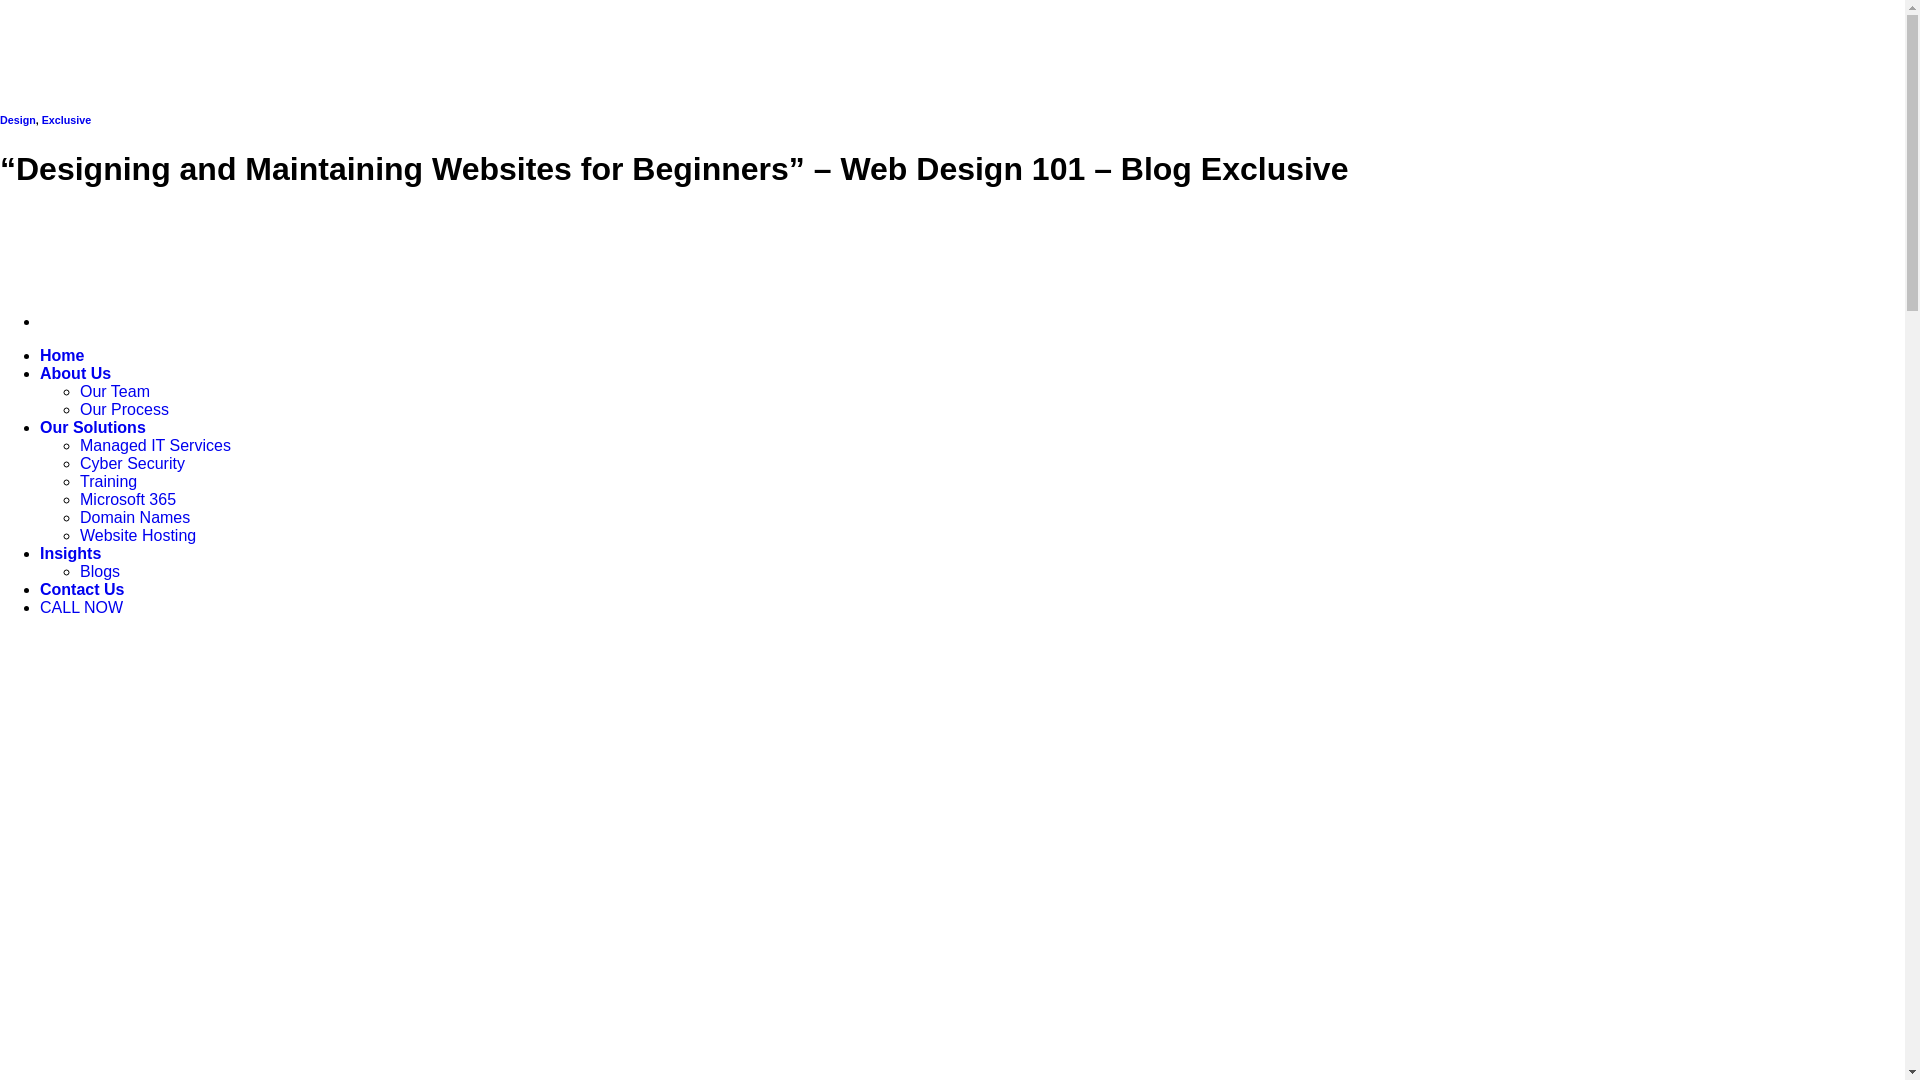  Describe the element at coordinates (18, 119) in the screenshot. I see `'Design'` at that location.